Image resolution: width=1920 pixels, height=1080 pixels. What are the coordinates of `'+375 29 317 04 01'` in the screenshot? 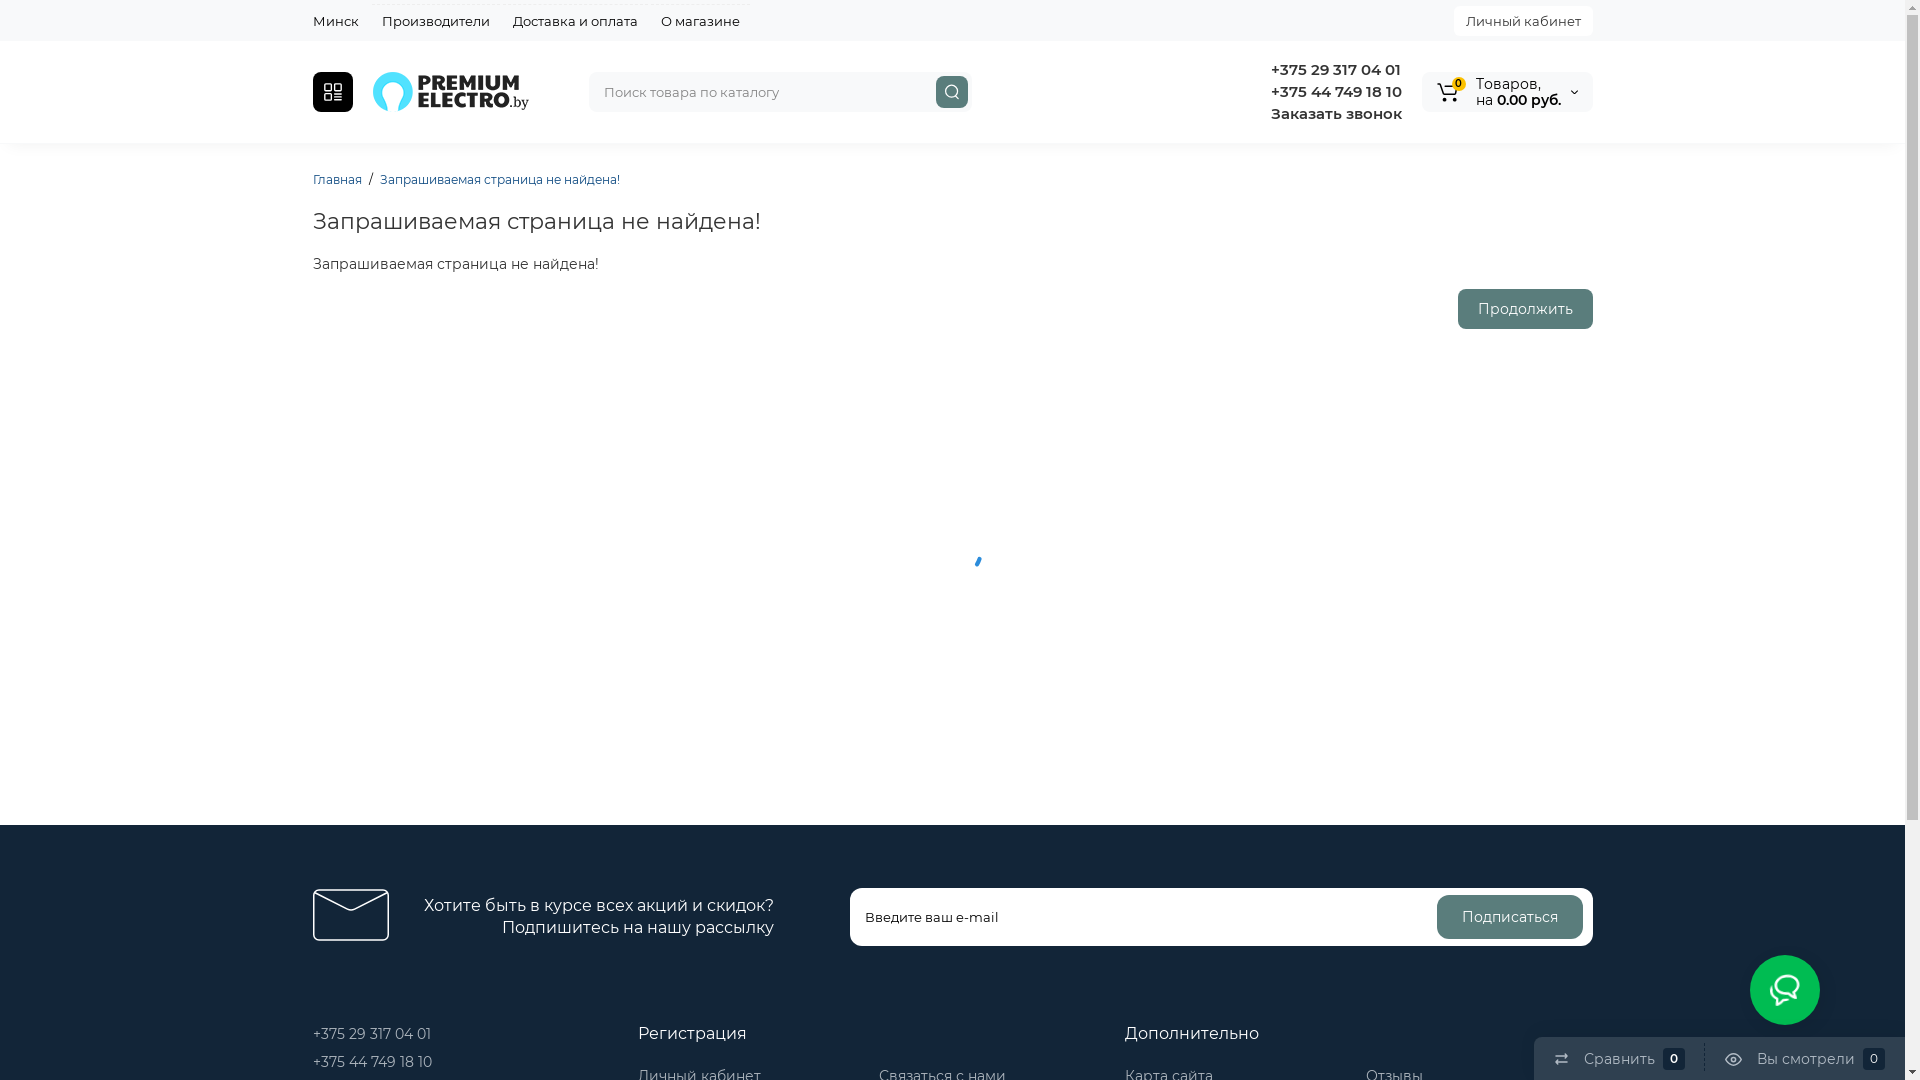 It's located at (370, 1033).